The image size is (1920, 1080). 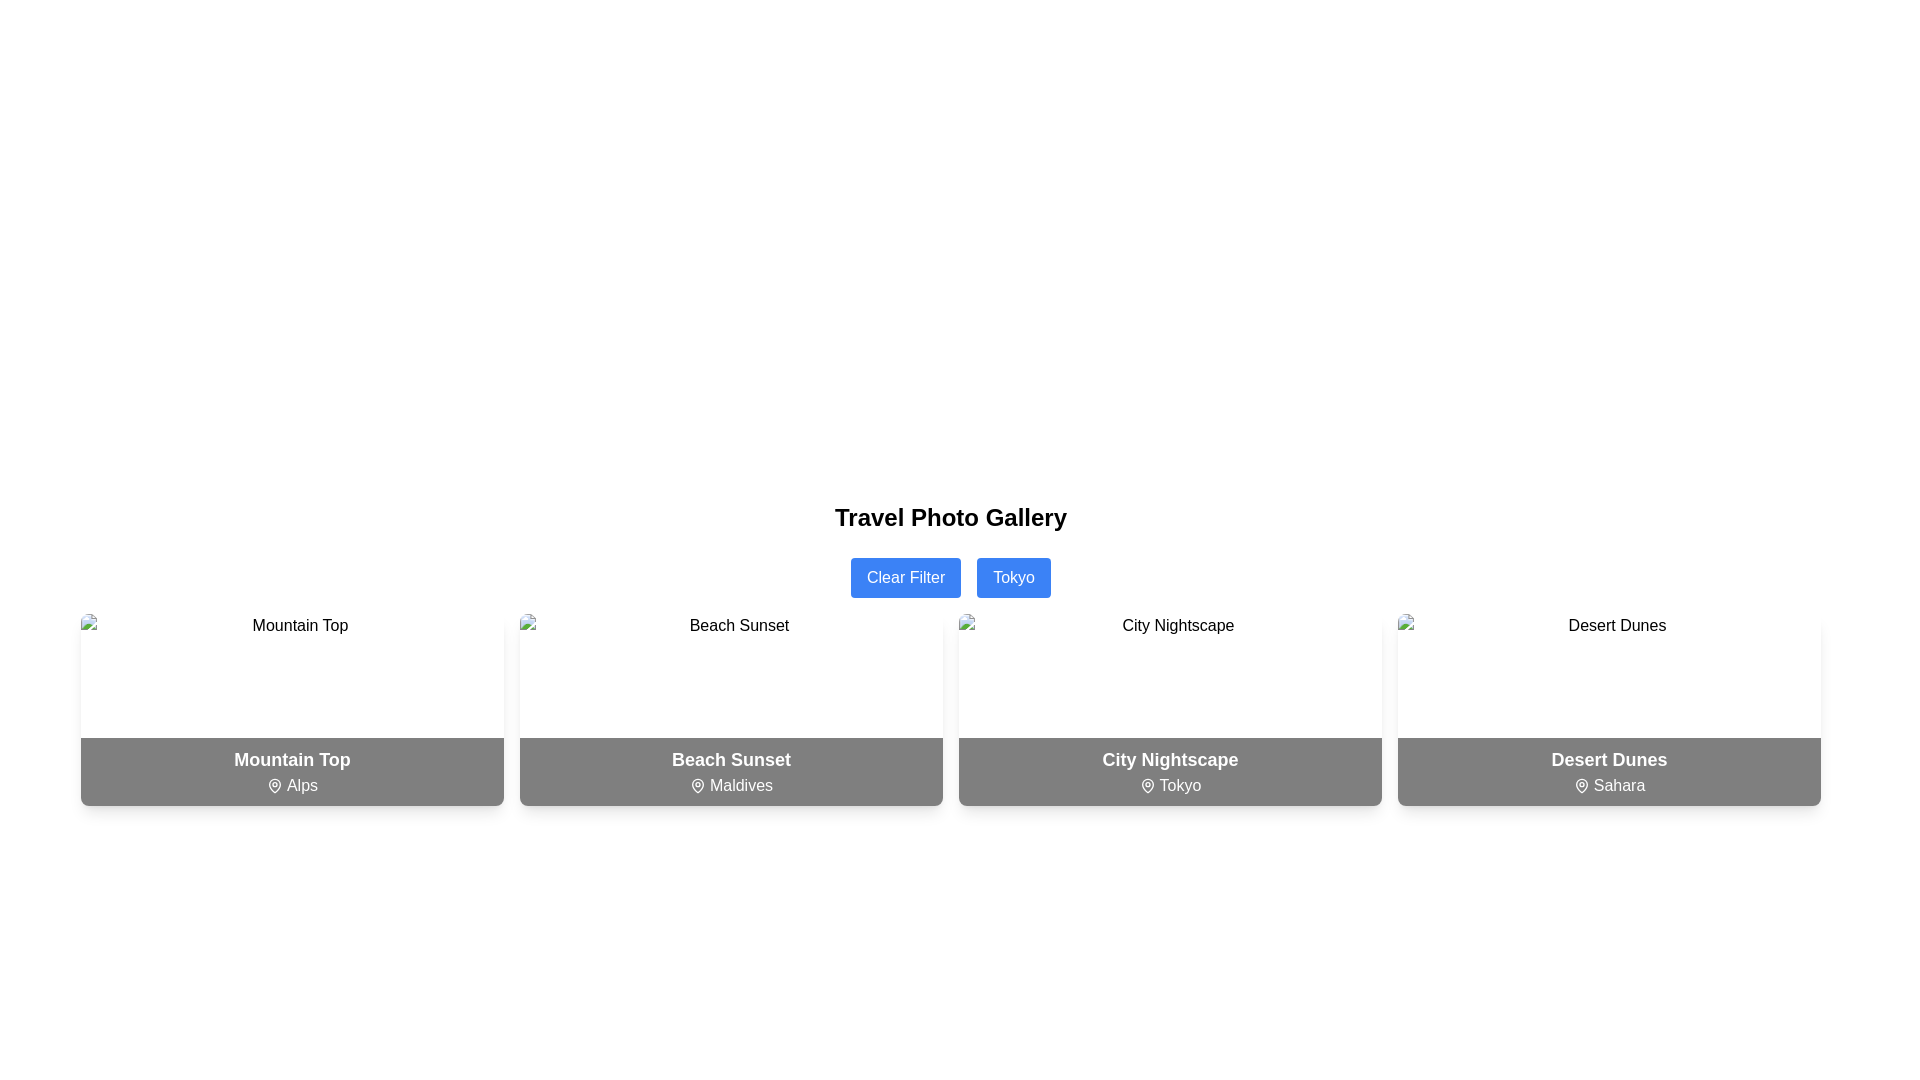 I want to click on the vector-based location icon (SVG) representing the Maldives, located to the left of the text 'Maldives' in the Beach Sunset section of the second card, so click(x=697, y=785).